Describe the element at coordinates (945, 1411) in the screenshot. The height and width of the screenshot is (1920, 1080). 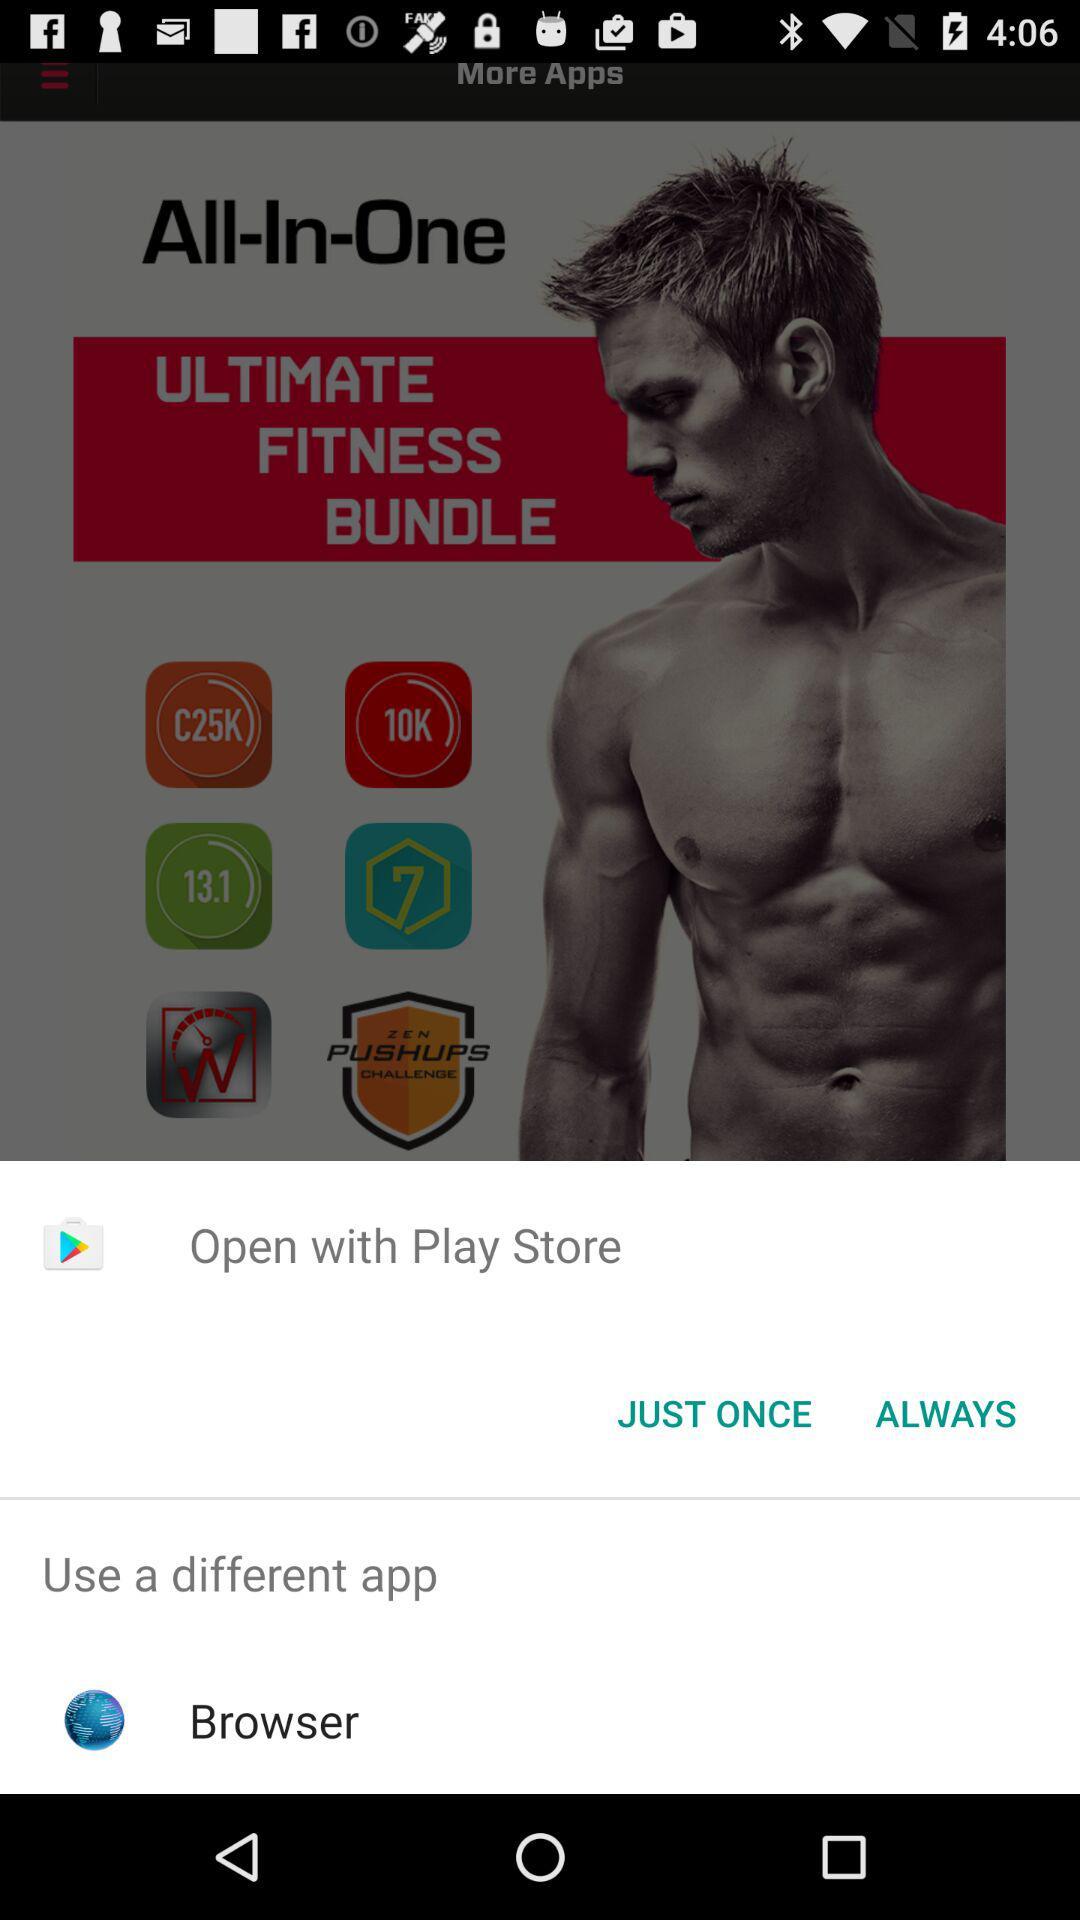
I see `the button at the bottom right corner` at that location.